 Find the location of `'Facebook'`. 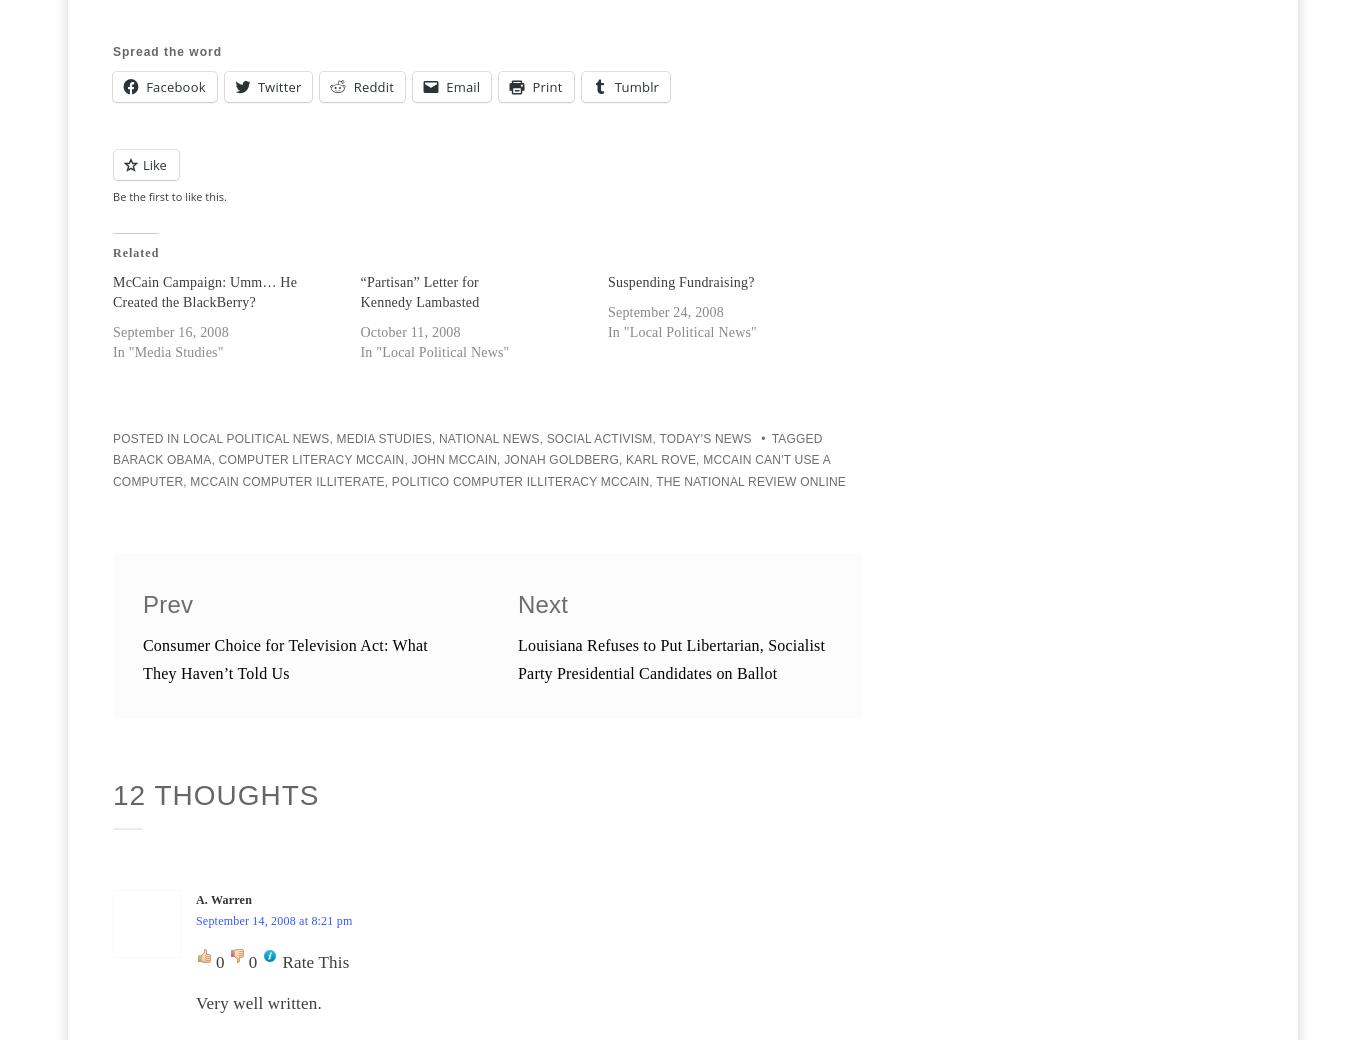

'Facebook' is located at coordinates (174, 85).